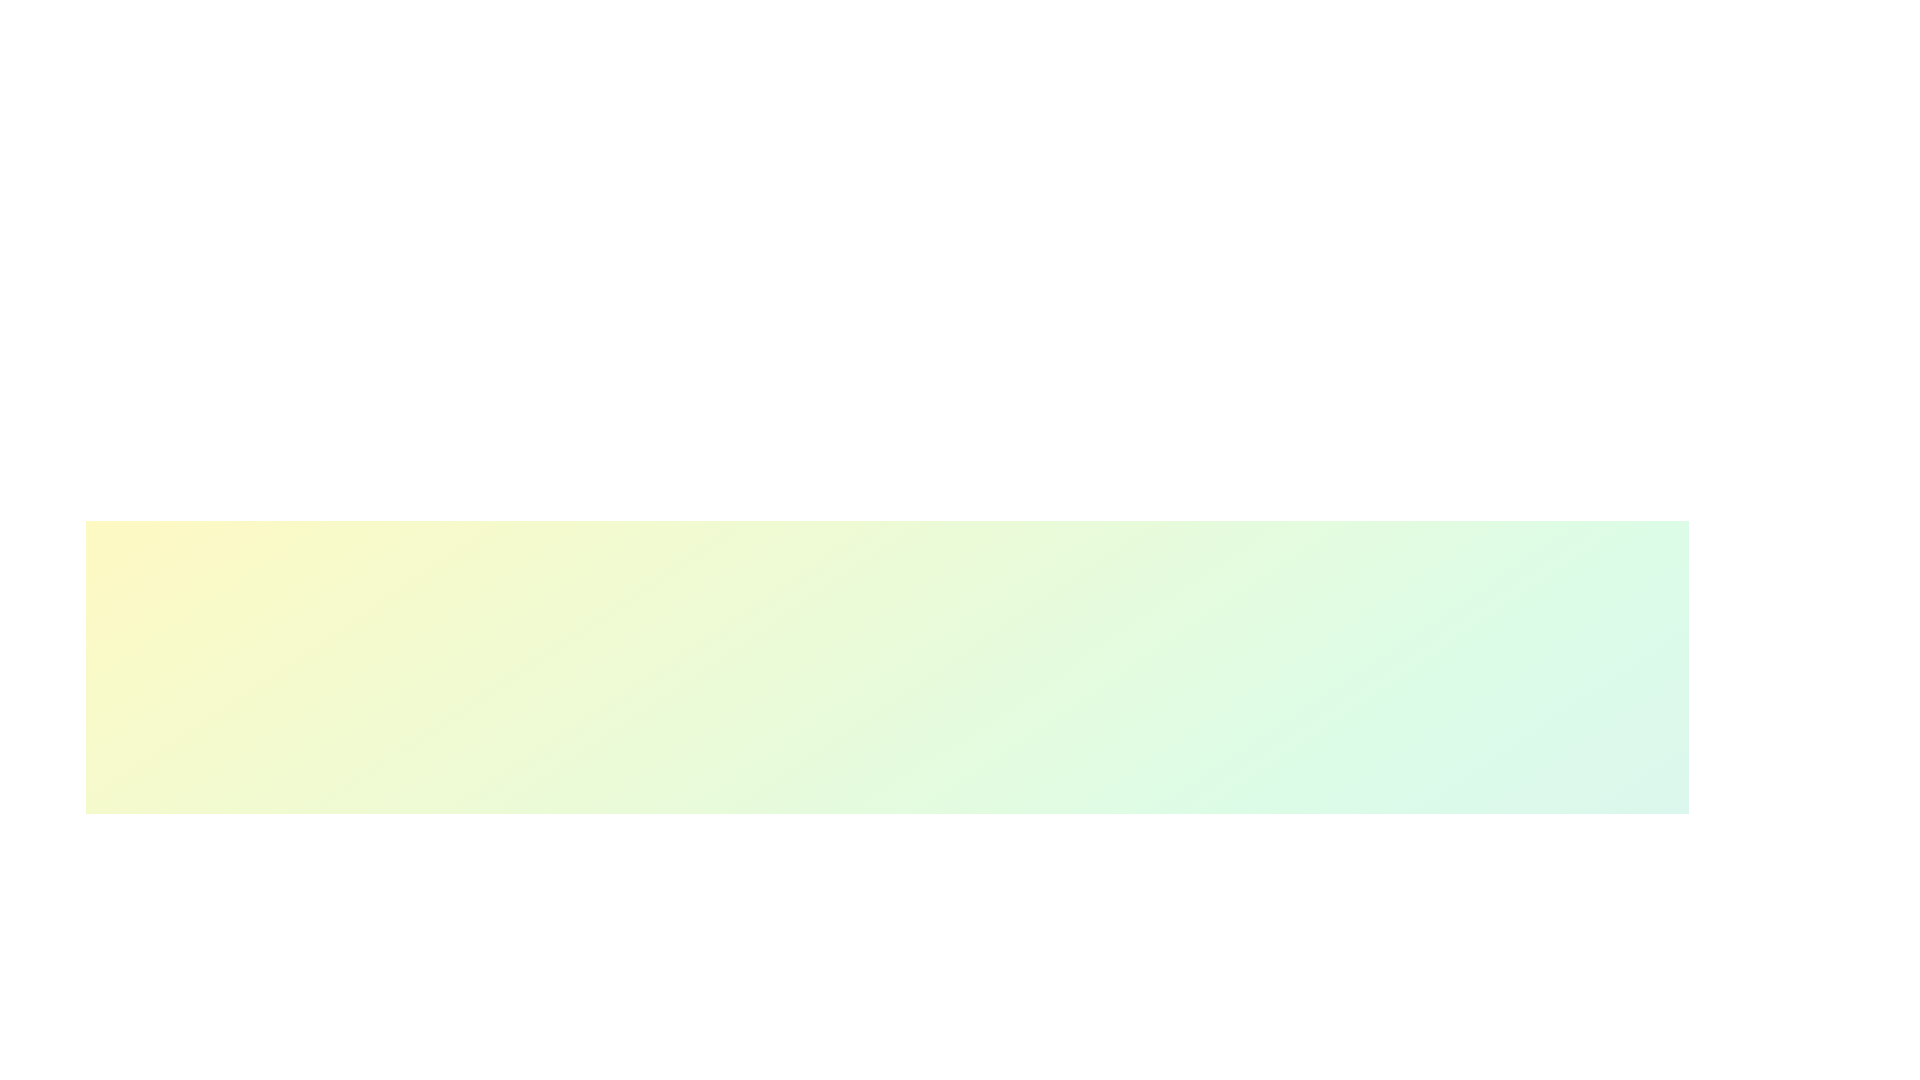 The width and height of the screenshot is (1920, 1080). What do you see at coordinates (738, 1068) in the screenshot?
I see `the skill progress slider for 1 to 17%` at bounding box center [738, 1068].